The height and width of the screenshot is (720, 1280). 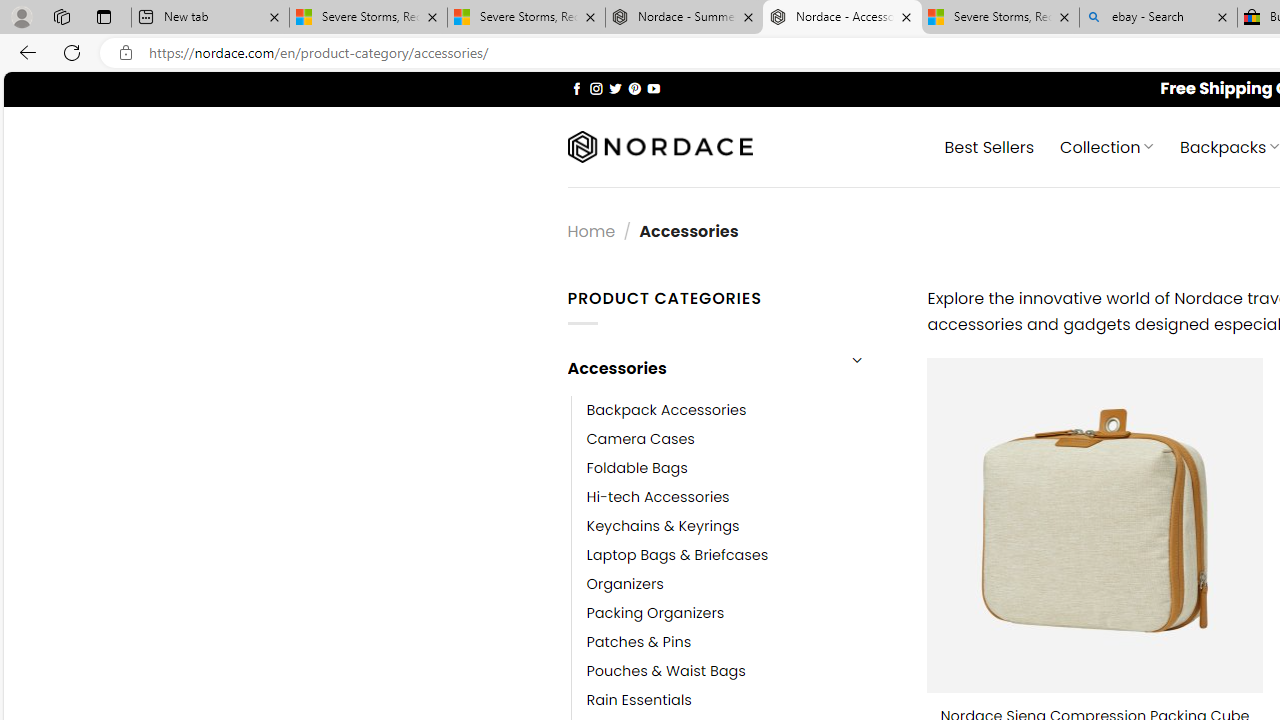 I want to click on 'Backpack Accessories', so click(x=666, y=409).